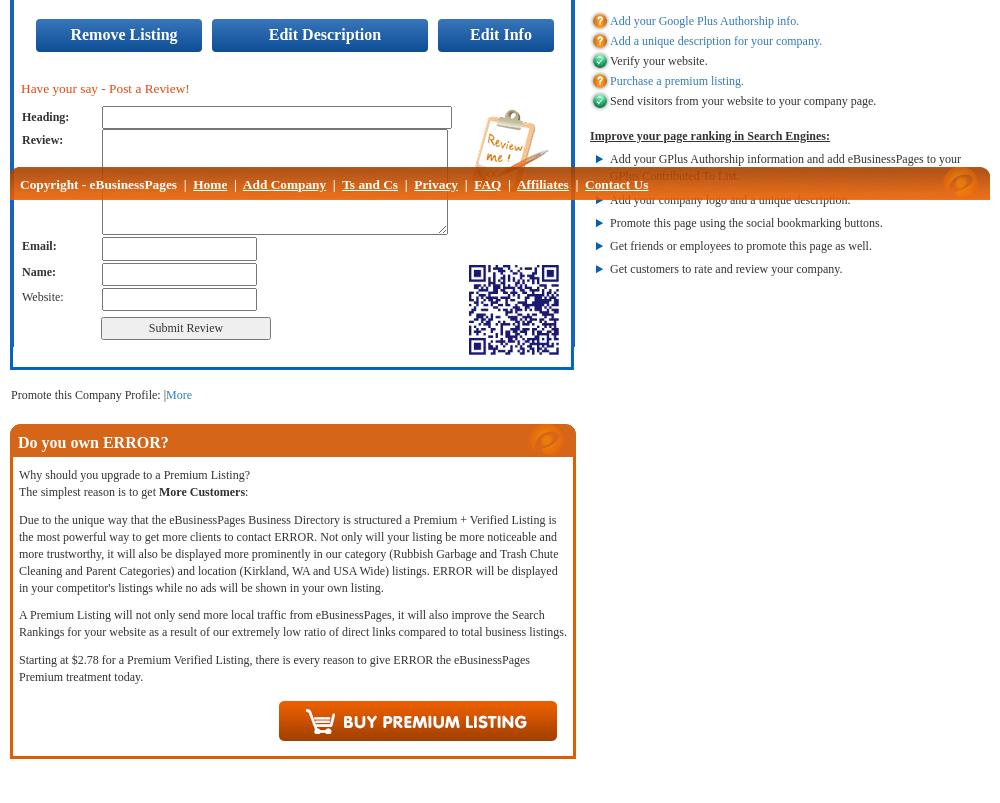 The height and width of the screenshot is (803, 1000). What do you see at coordinates (38, 271) in the screenshot?
I see `'Name:'` at bounding box center [38, 271].